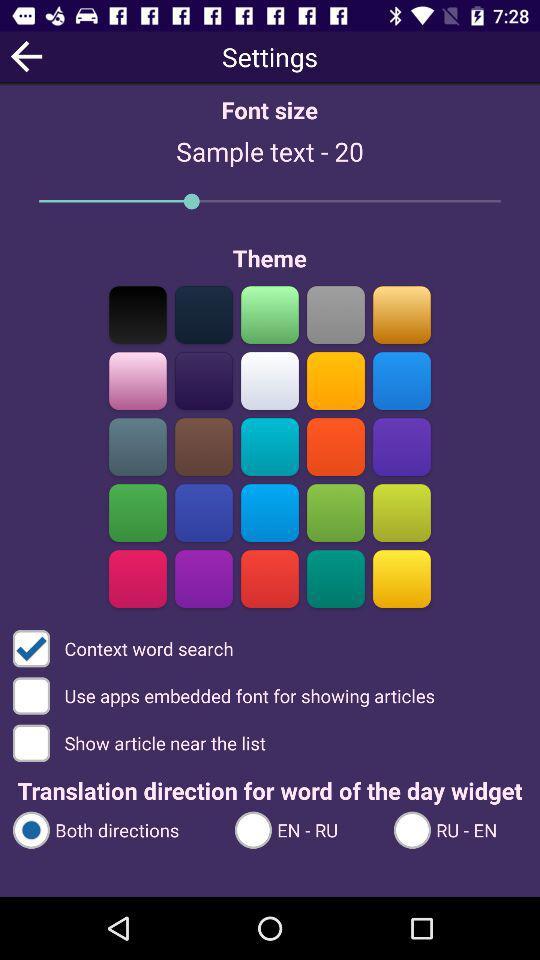 This screenshot has height=960, width=540. What do you see at coordinates (25, 55) in the screenshot?
I see `the arrow_backward icon` at bounding box center [25, 55].